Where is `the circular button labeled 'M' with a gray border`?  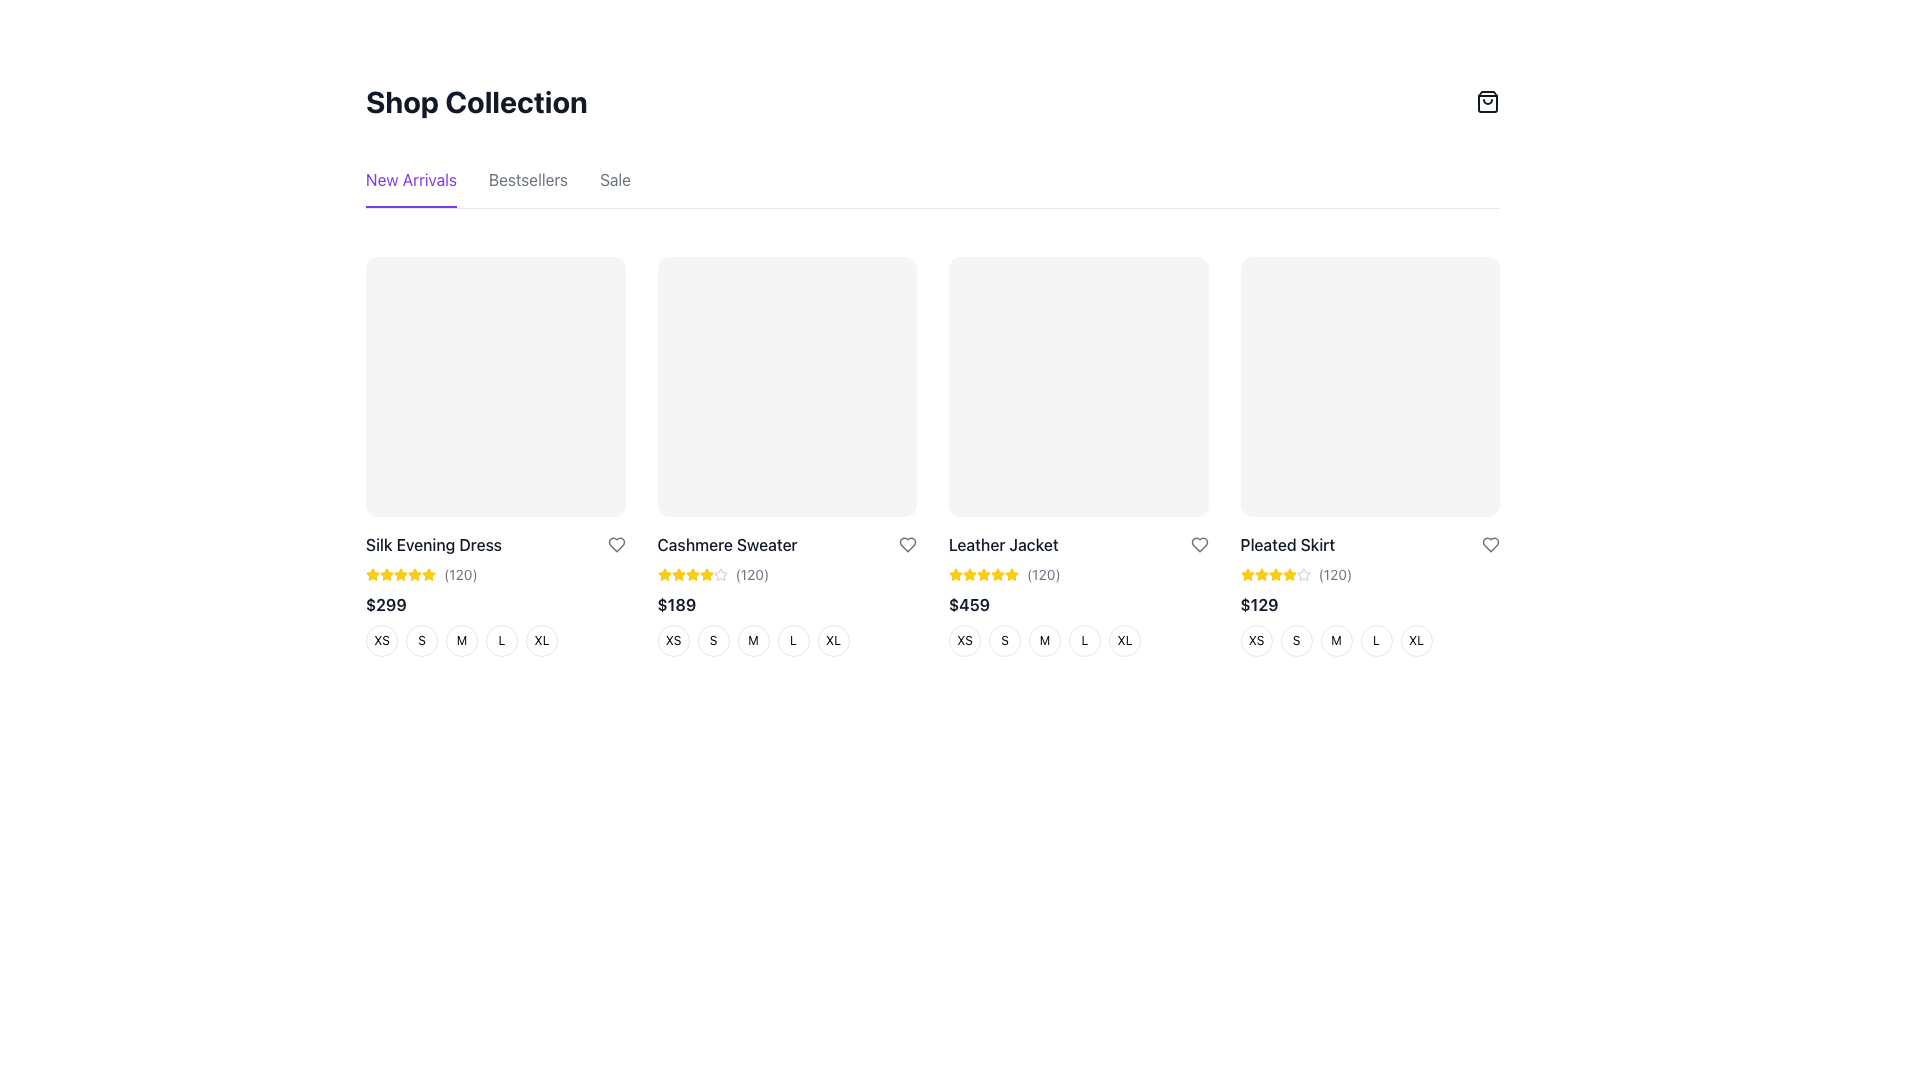
the circular button labeled 'M' with a gray border is located at coordinates (752, 640).